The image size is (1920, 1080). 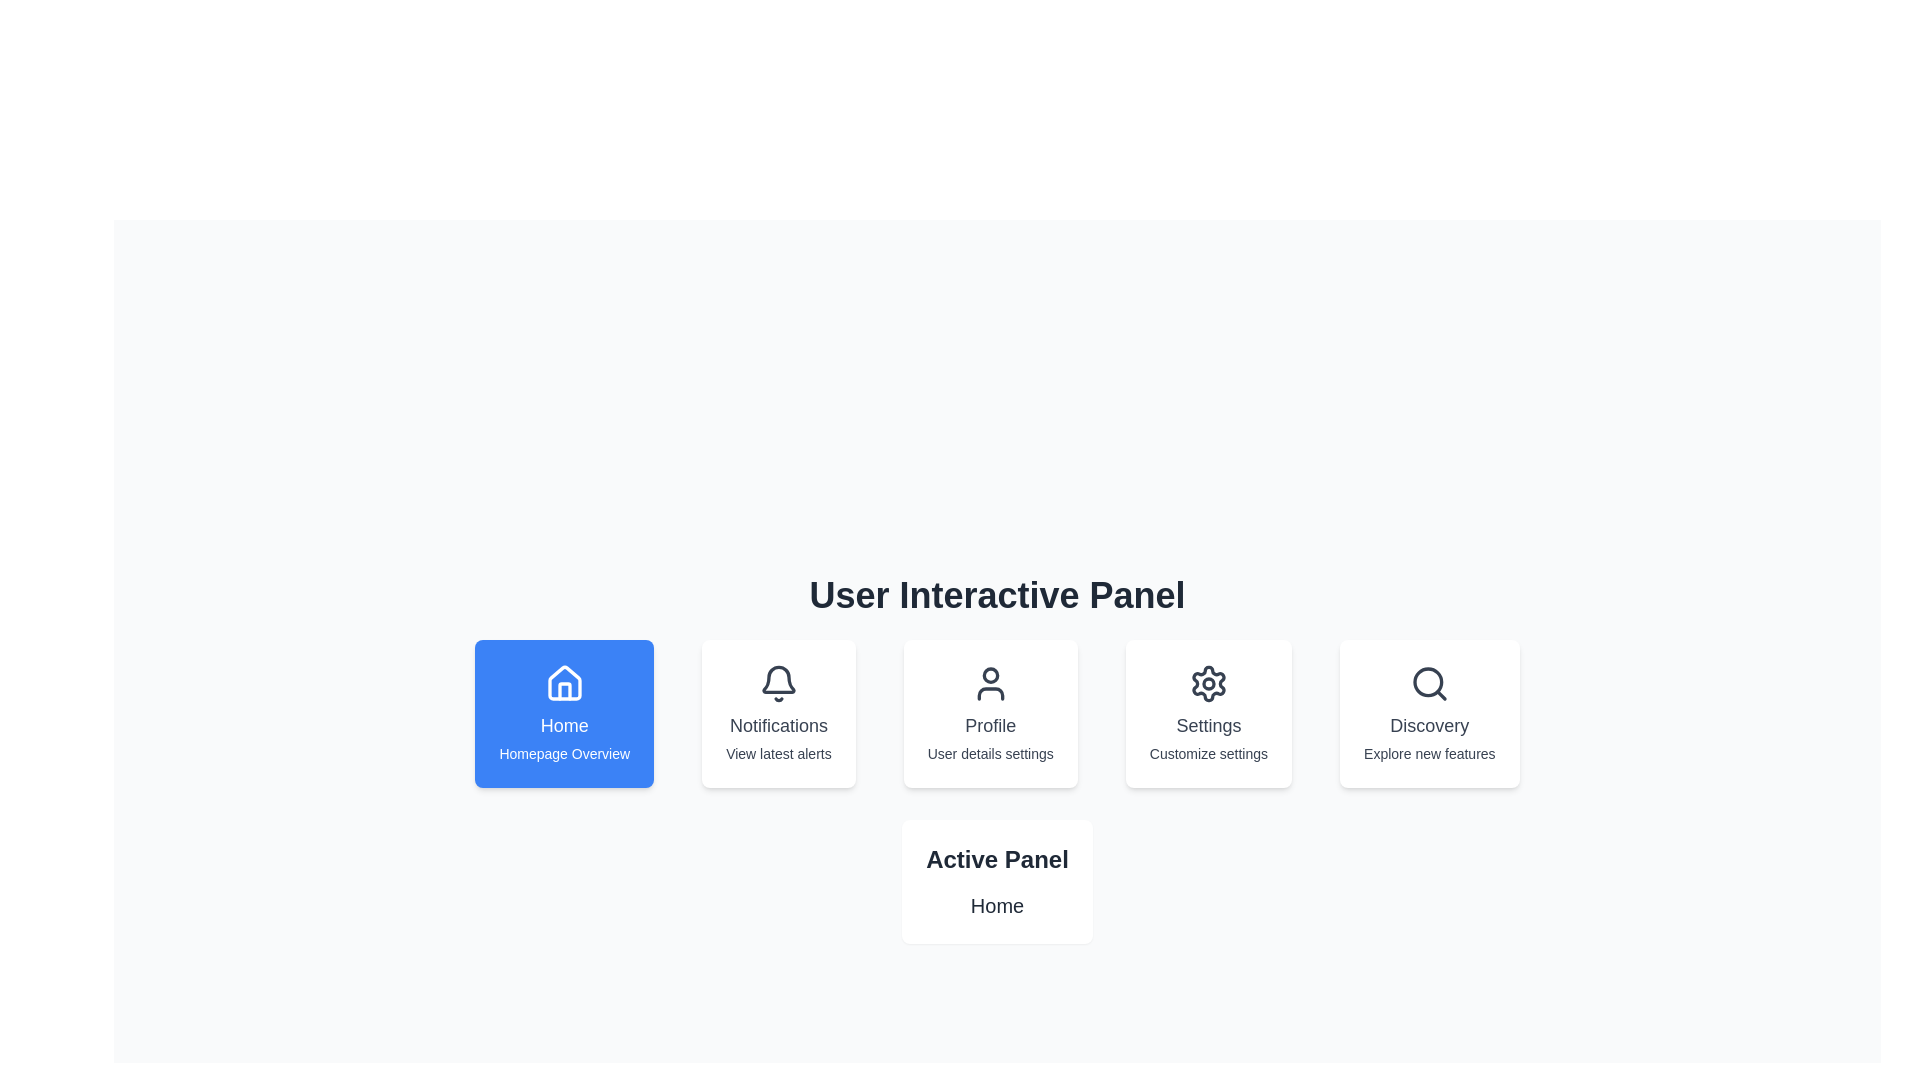 What do you see at coordinates (990, 682) in the screenshot?
I see `the user profile icon located at the top of the 'Profile' card` at bounding box center [990, 682].